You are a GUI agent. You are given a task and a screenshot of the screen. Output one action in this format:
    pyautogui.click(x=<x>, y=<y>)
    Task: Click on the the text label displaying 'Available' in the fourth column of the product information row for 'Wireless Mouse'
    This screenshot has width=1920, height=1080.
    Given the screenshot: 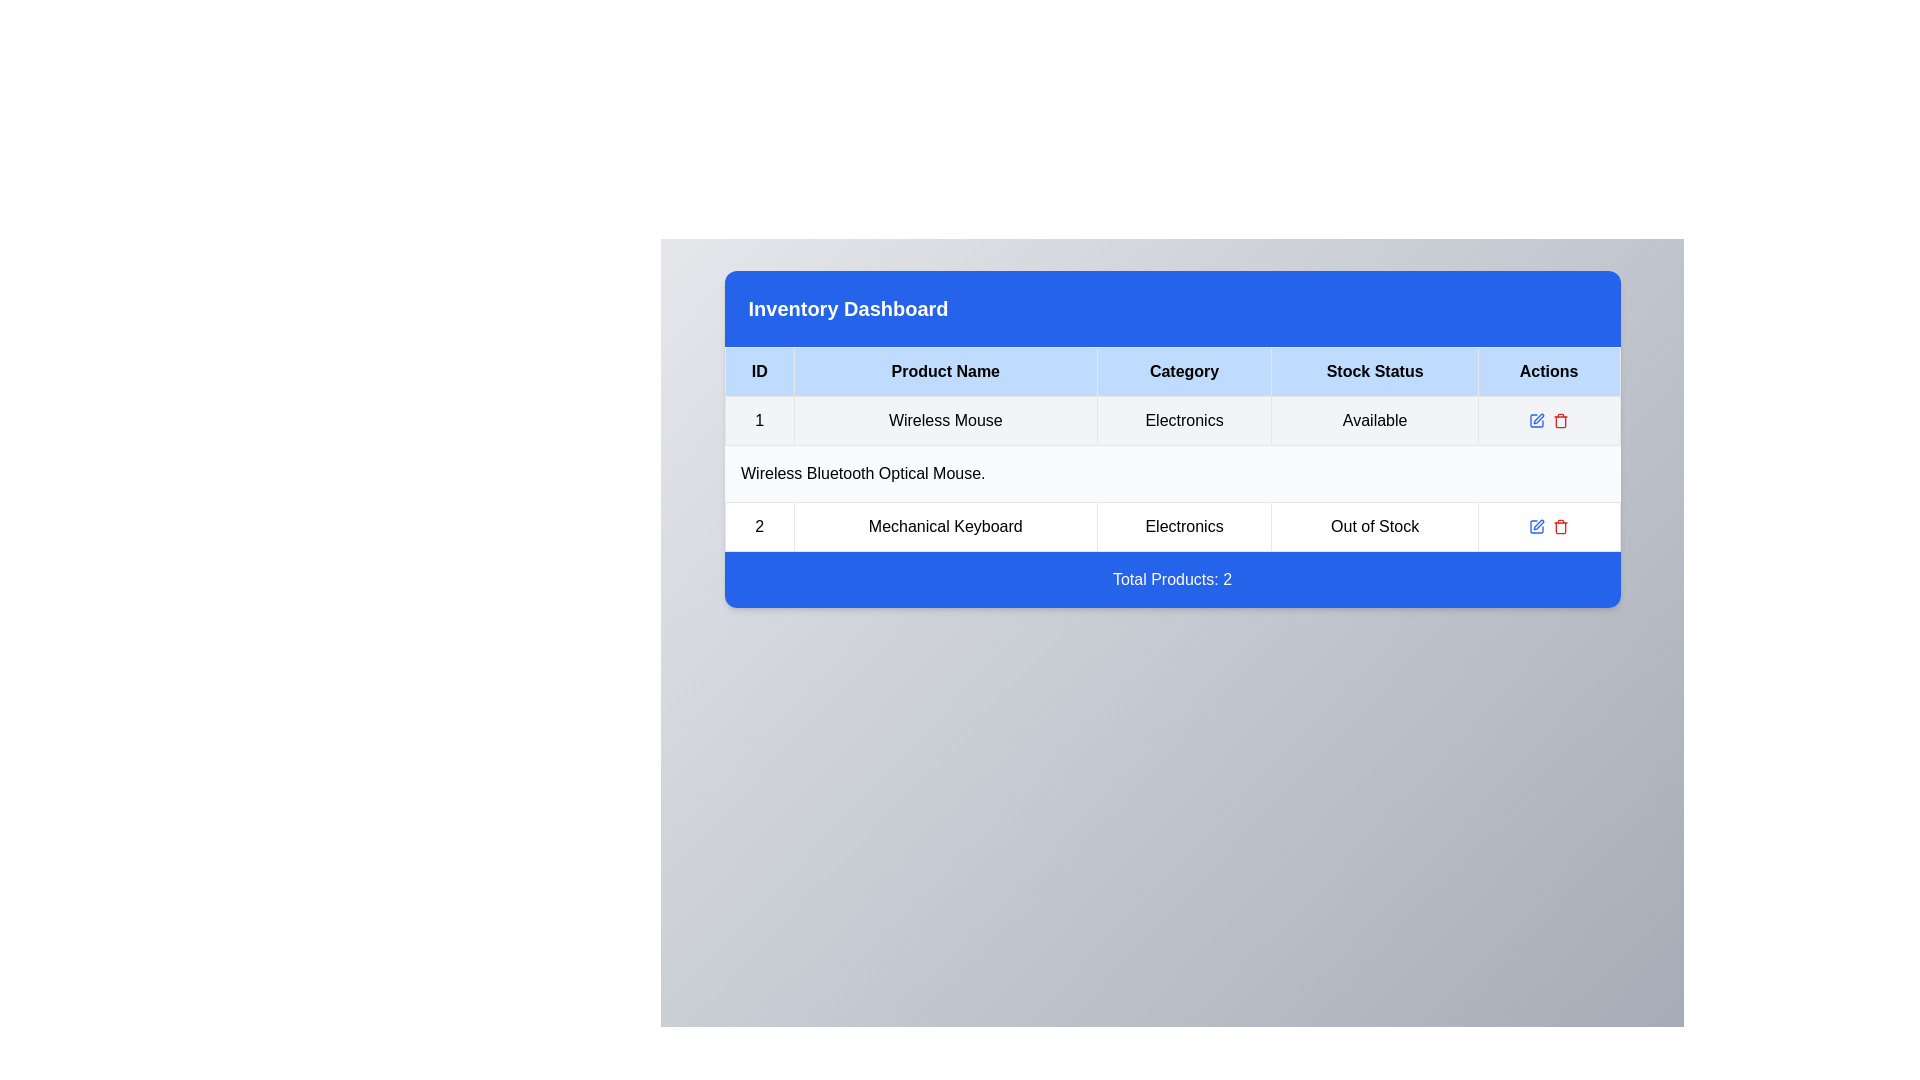 What is the action you would take?
    pyautogui.click(x=1374, y=419)
    